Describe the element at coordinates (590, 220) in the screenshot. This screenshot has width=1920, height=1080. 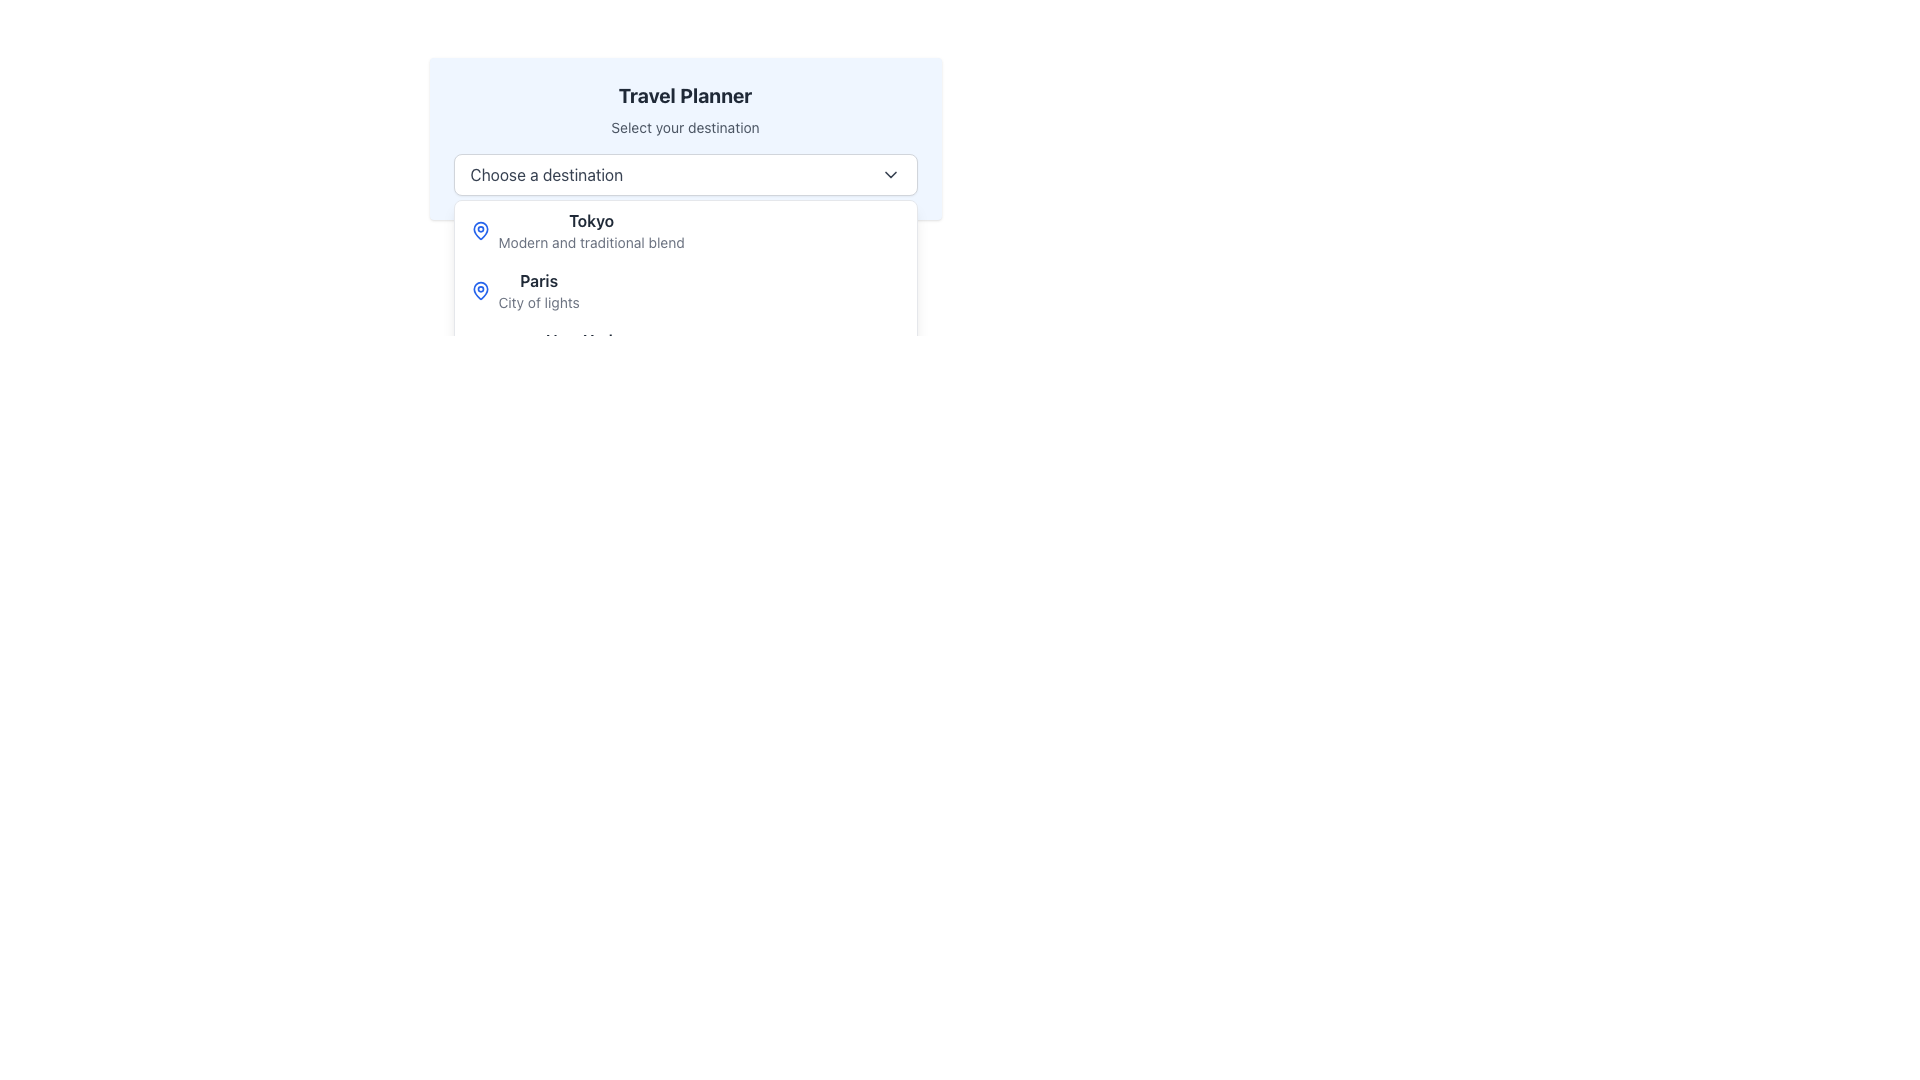
I see `the first selectable option in the dropdown list for choosing a travel destination, which is located above the text description 'Modern and traditional blend'` at that location.